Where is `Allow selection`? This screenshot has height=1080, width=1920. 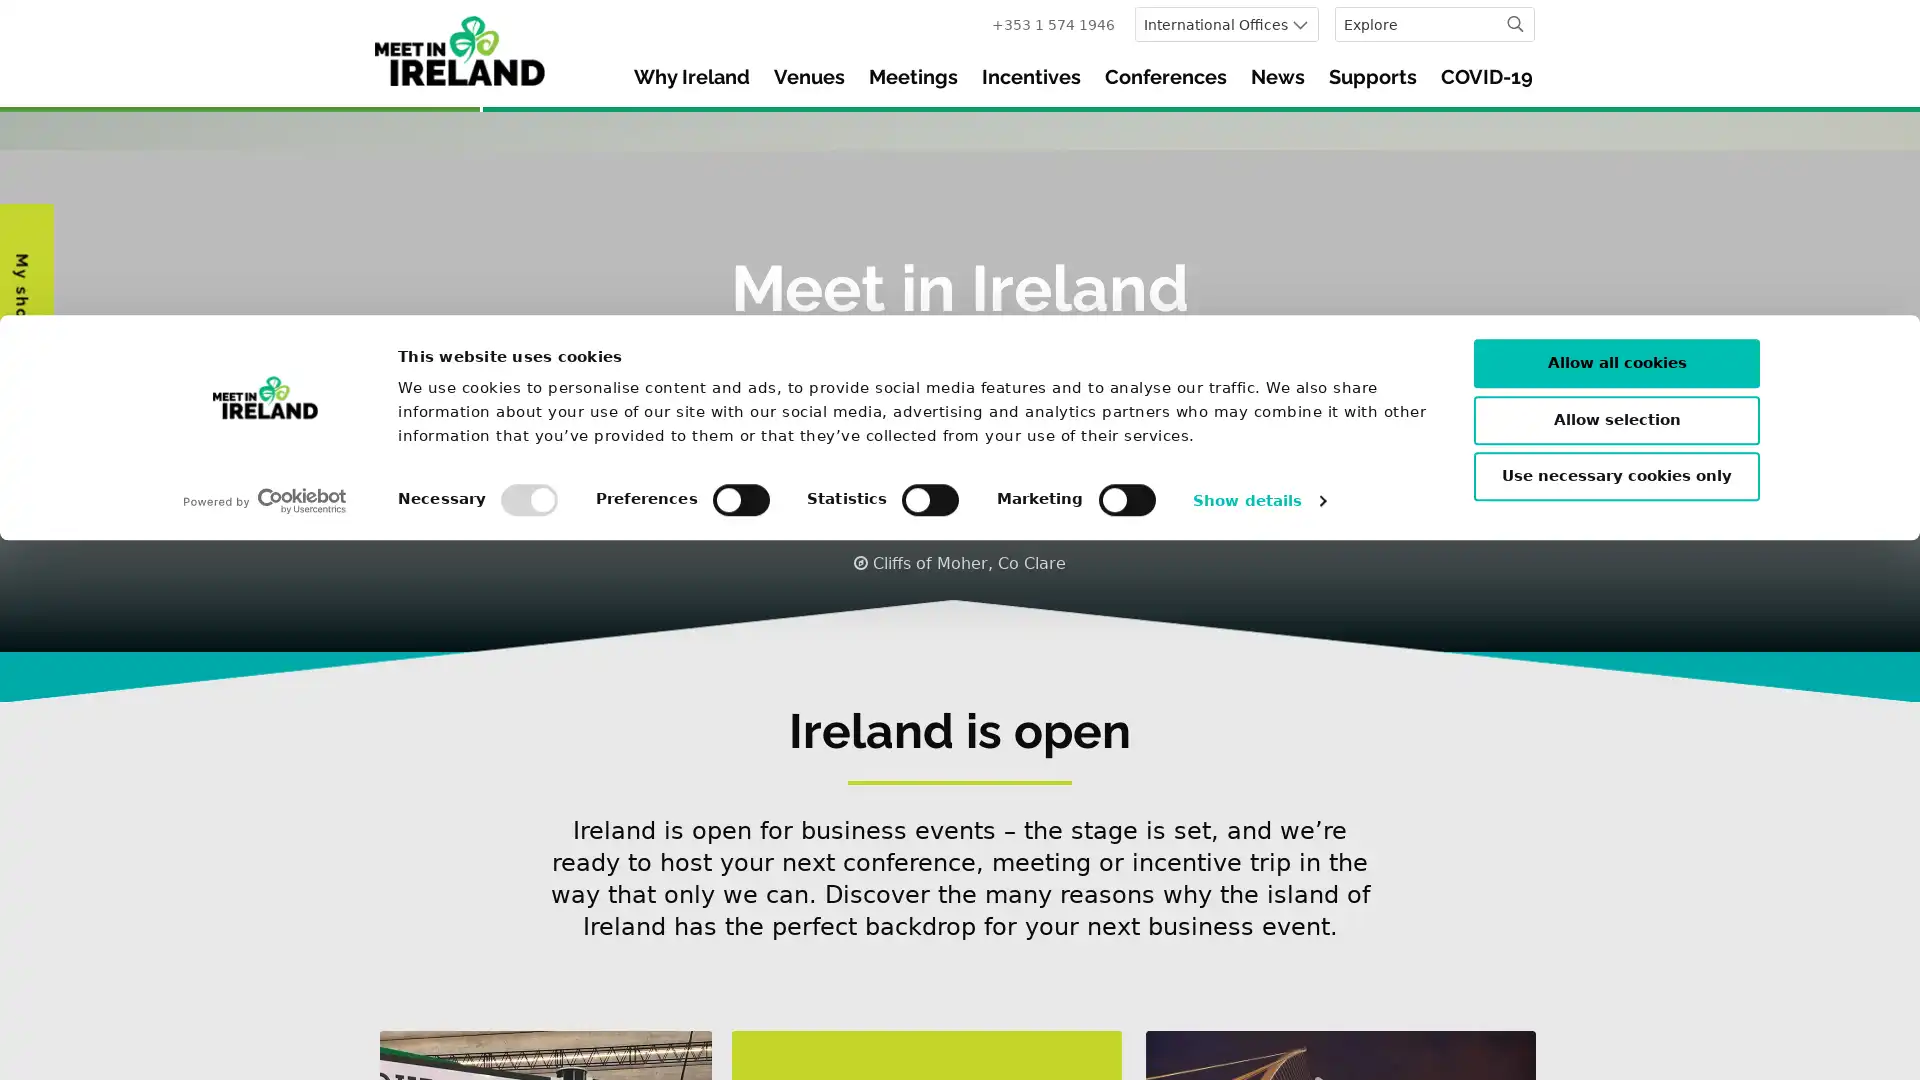
Allow selection is located at coordinates (1617, 958).